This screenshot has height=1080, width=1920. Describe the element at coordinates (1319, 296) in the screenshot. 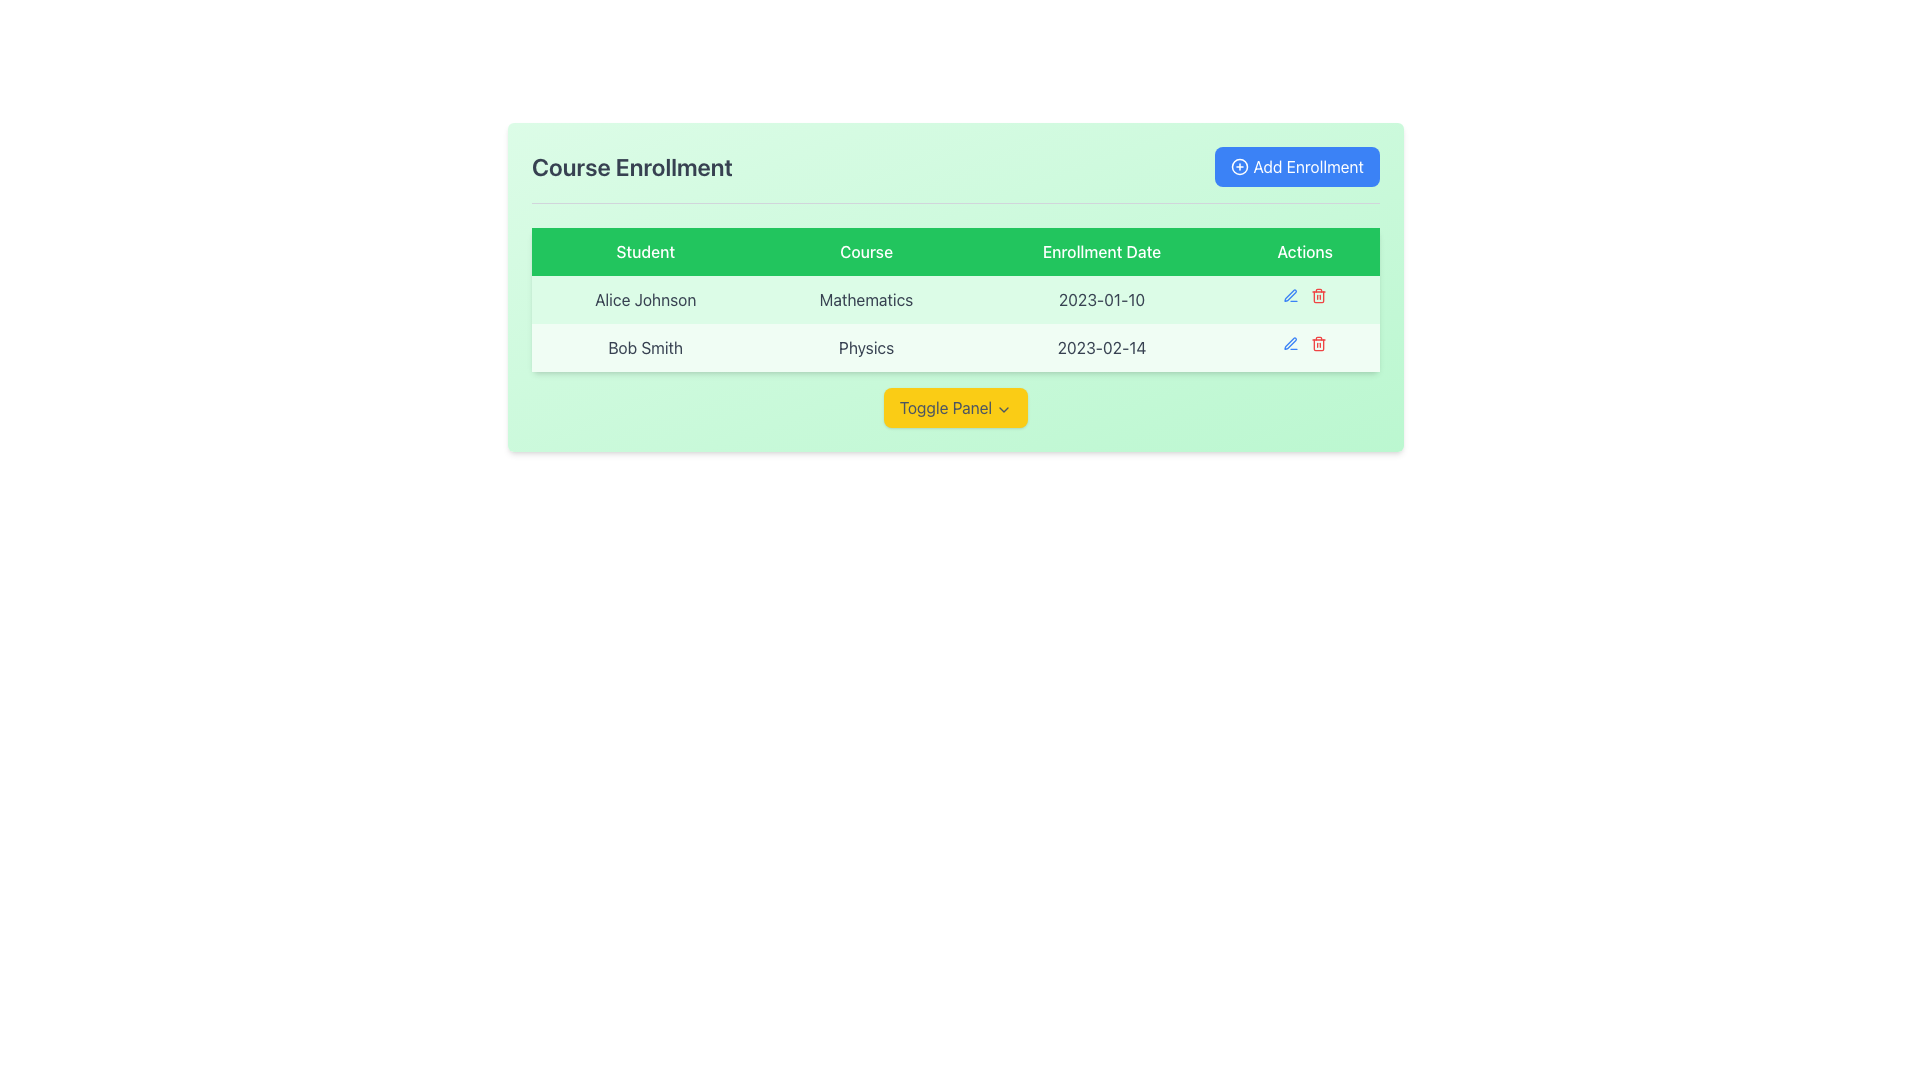

I see `the delete button in the 'Actions' column of the first row under the 'Course Enrollment' section` at that location.